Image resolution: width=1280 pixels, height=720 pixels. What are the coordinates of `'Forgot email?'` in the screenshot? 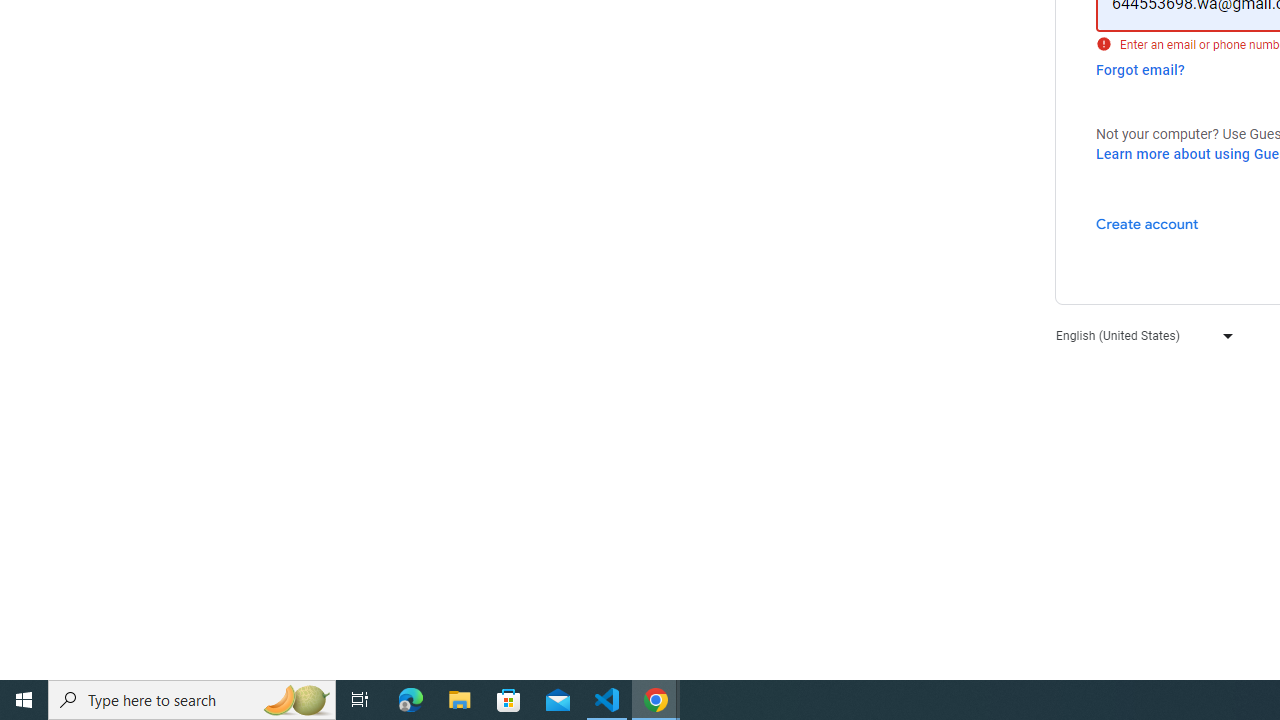 It's located at (1140, 68).